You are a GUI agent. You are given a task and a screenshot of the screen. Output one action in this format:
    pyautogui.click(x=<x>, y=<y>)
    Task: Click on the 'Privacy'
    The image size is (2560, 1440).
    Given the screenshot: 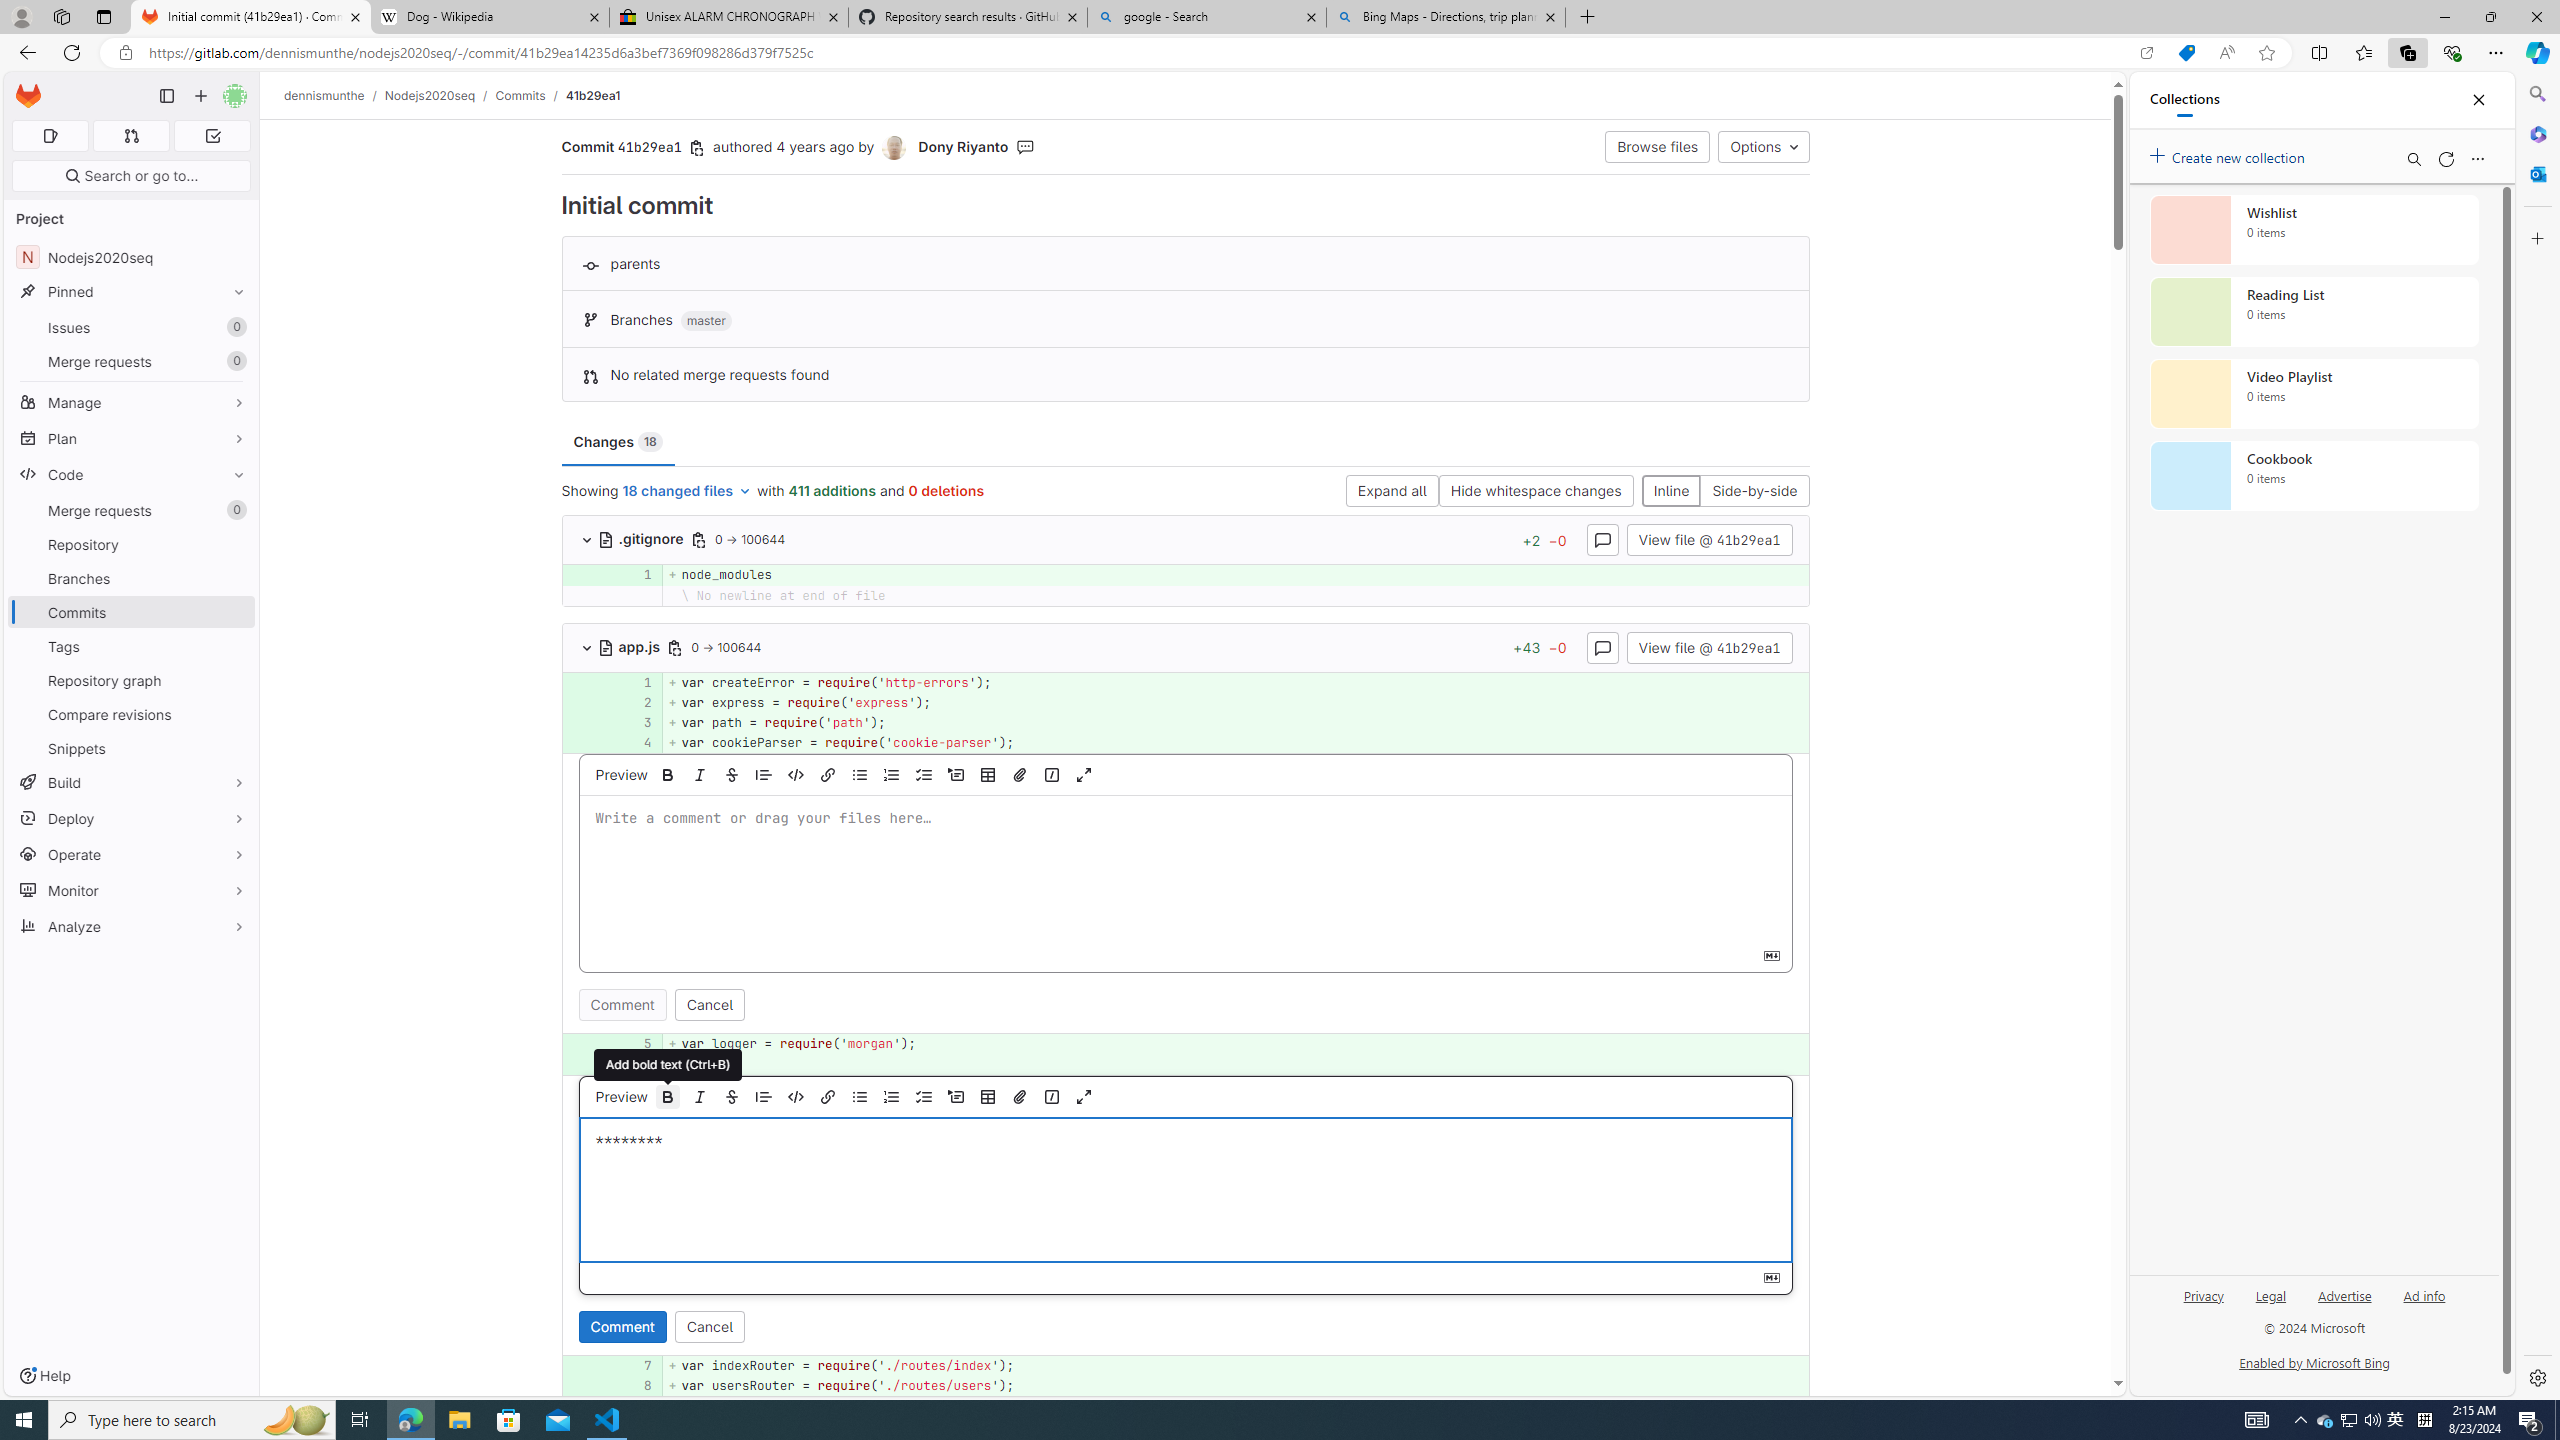 What is the action you would take?
    pyautogui.click(x=2204, y=1294)
    